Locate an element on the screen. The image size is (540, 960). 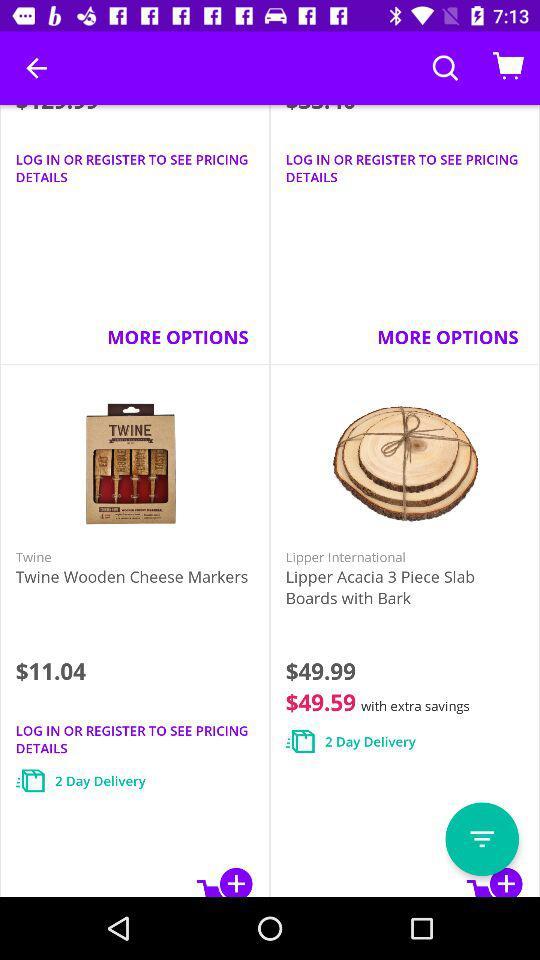
the image which is above the lipper international is located at coordinates (405, 464).